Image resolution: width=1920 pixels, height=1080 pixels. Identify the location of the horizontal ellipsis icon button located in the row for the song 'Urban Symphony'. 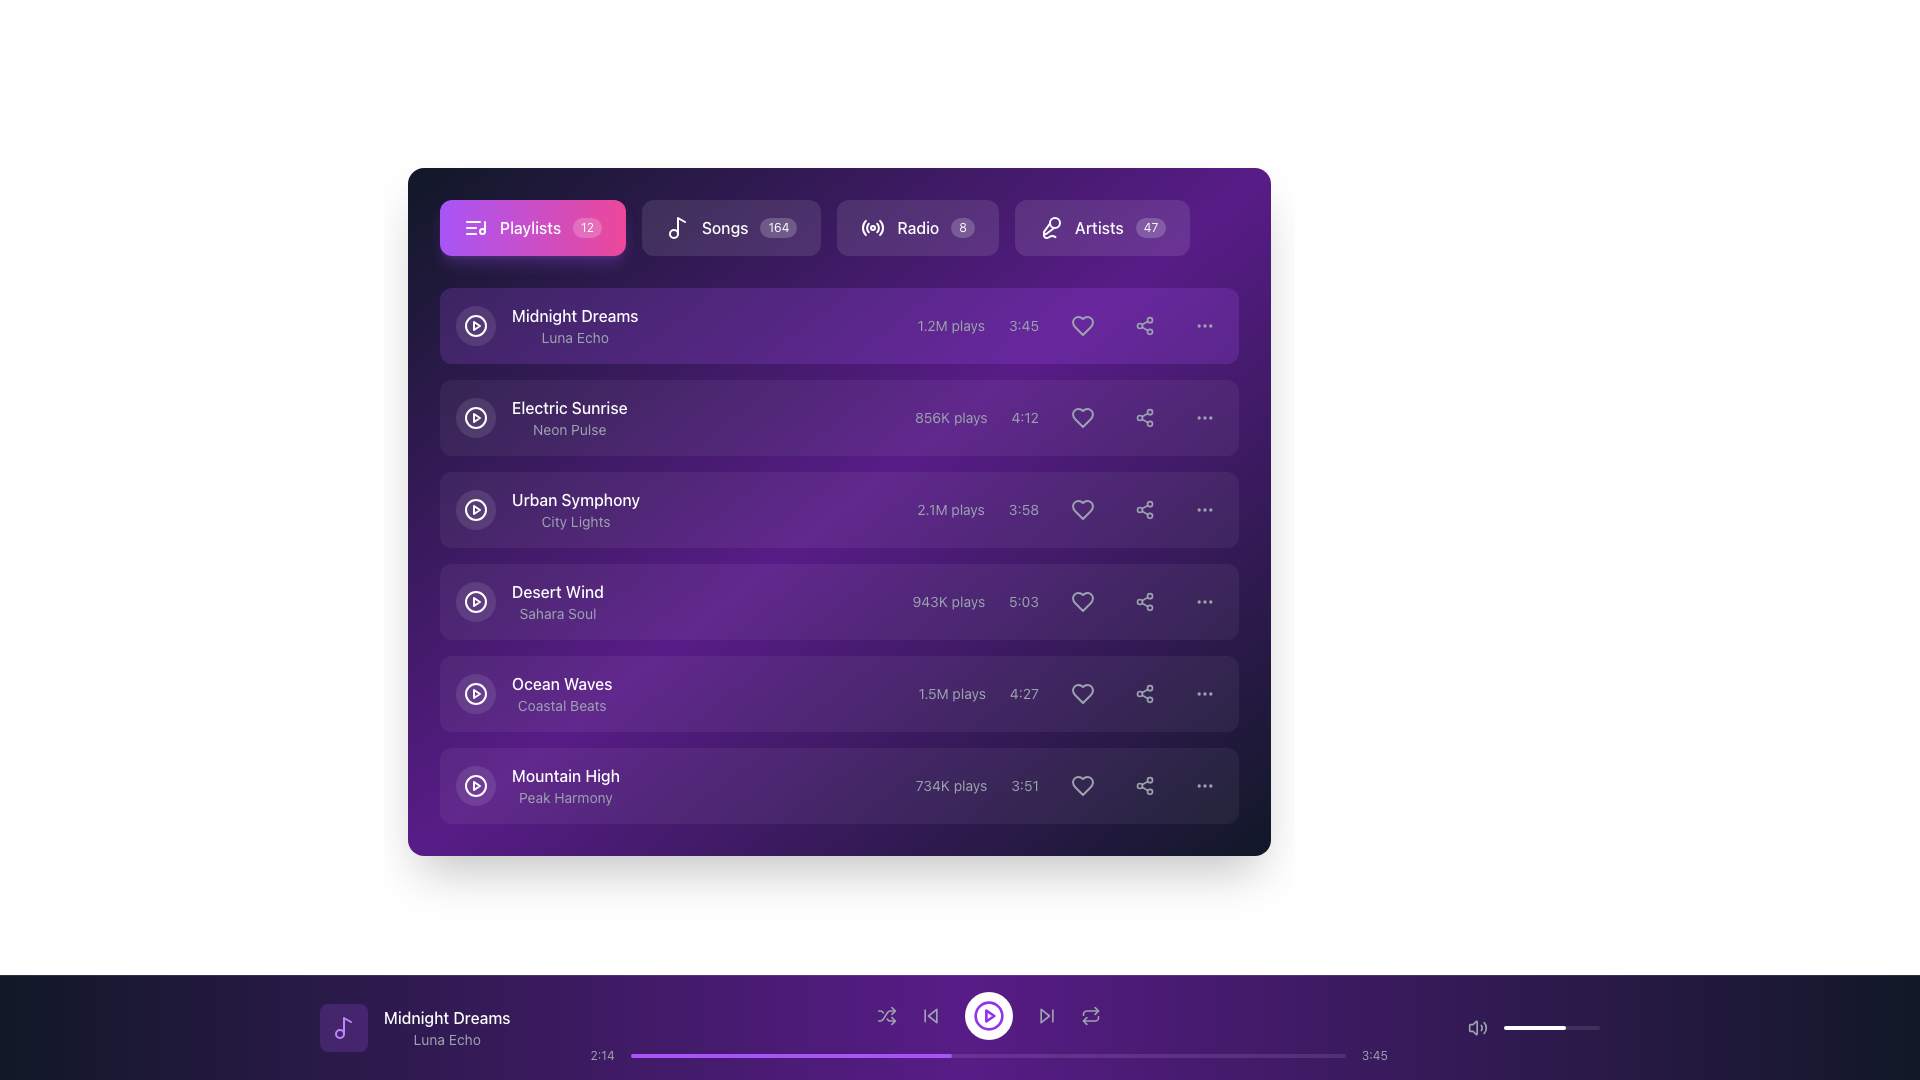
(1203, 508).